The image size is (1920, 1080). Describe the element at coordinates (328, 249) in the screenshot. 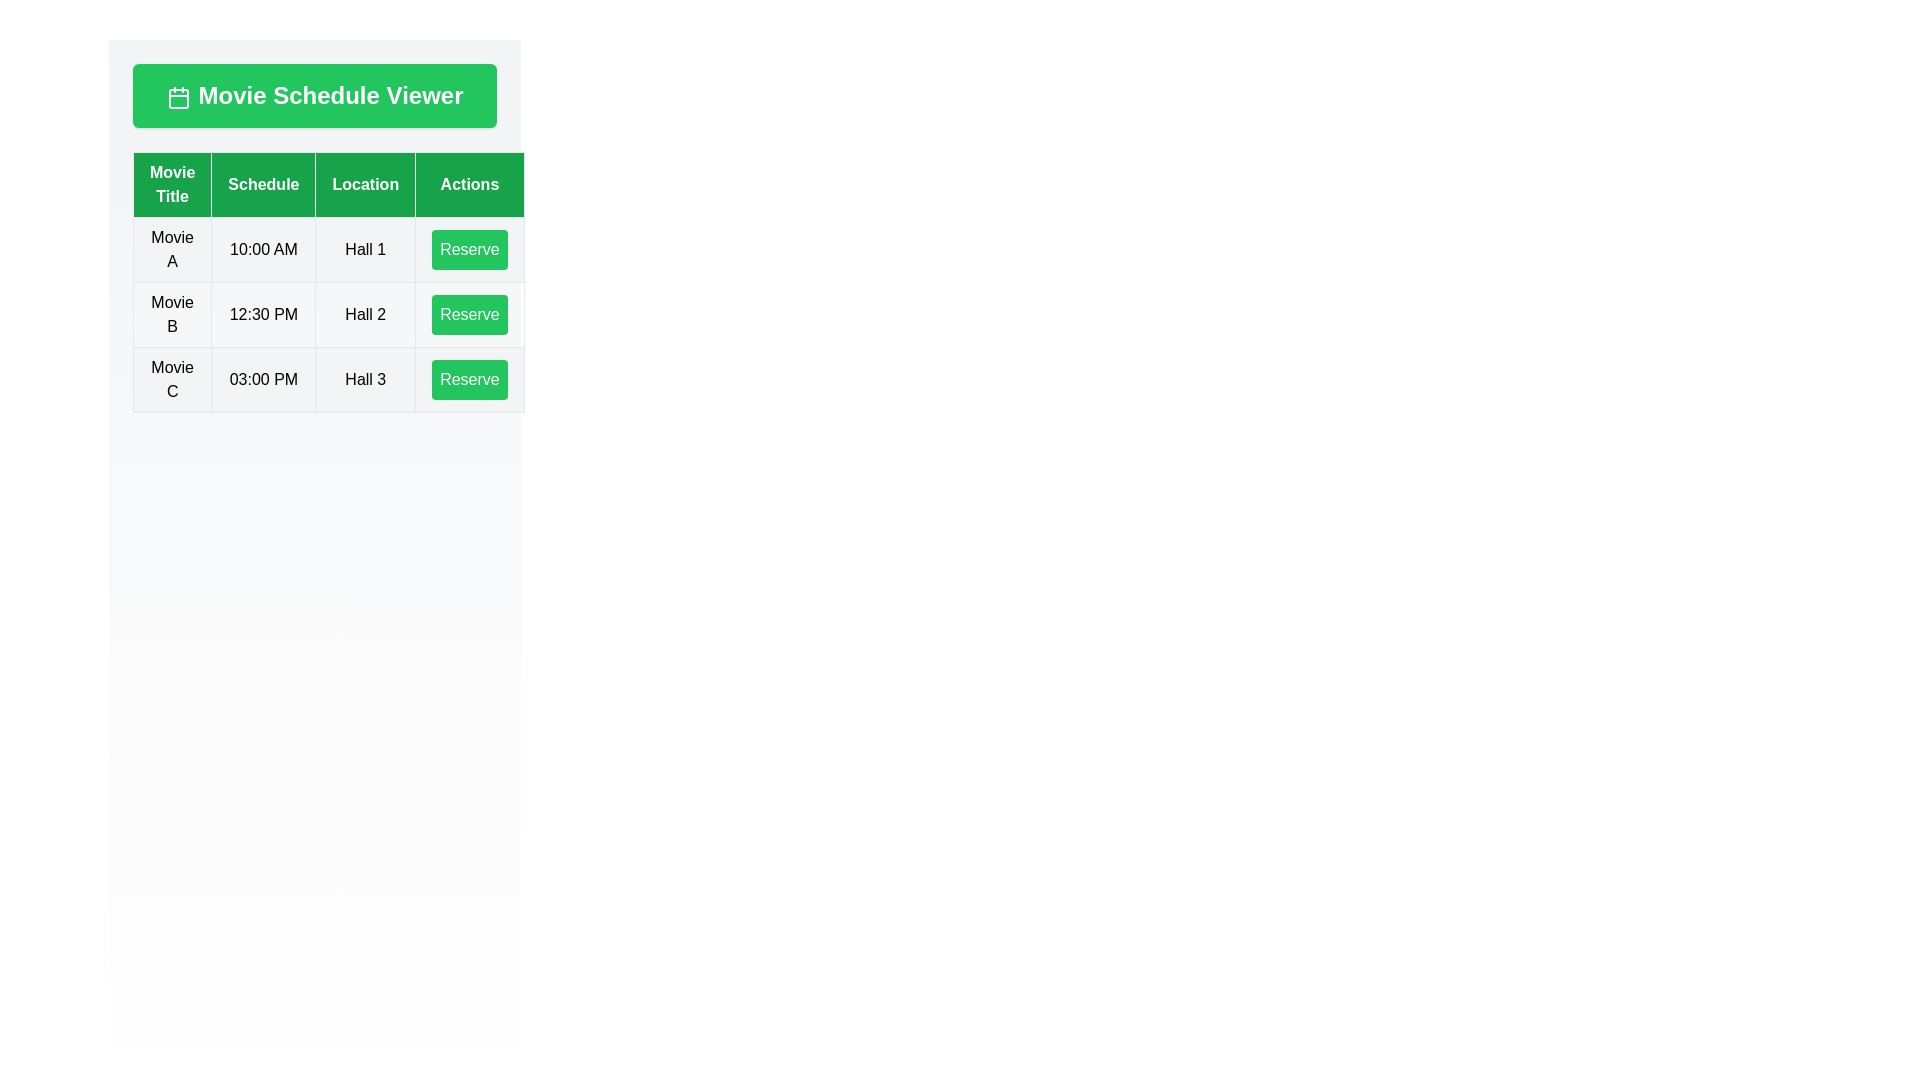

I see `the row corresponding to Movie A` at that location.